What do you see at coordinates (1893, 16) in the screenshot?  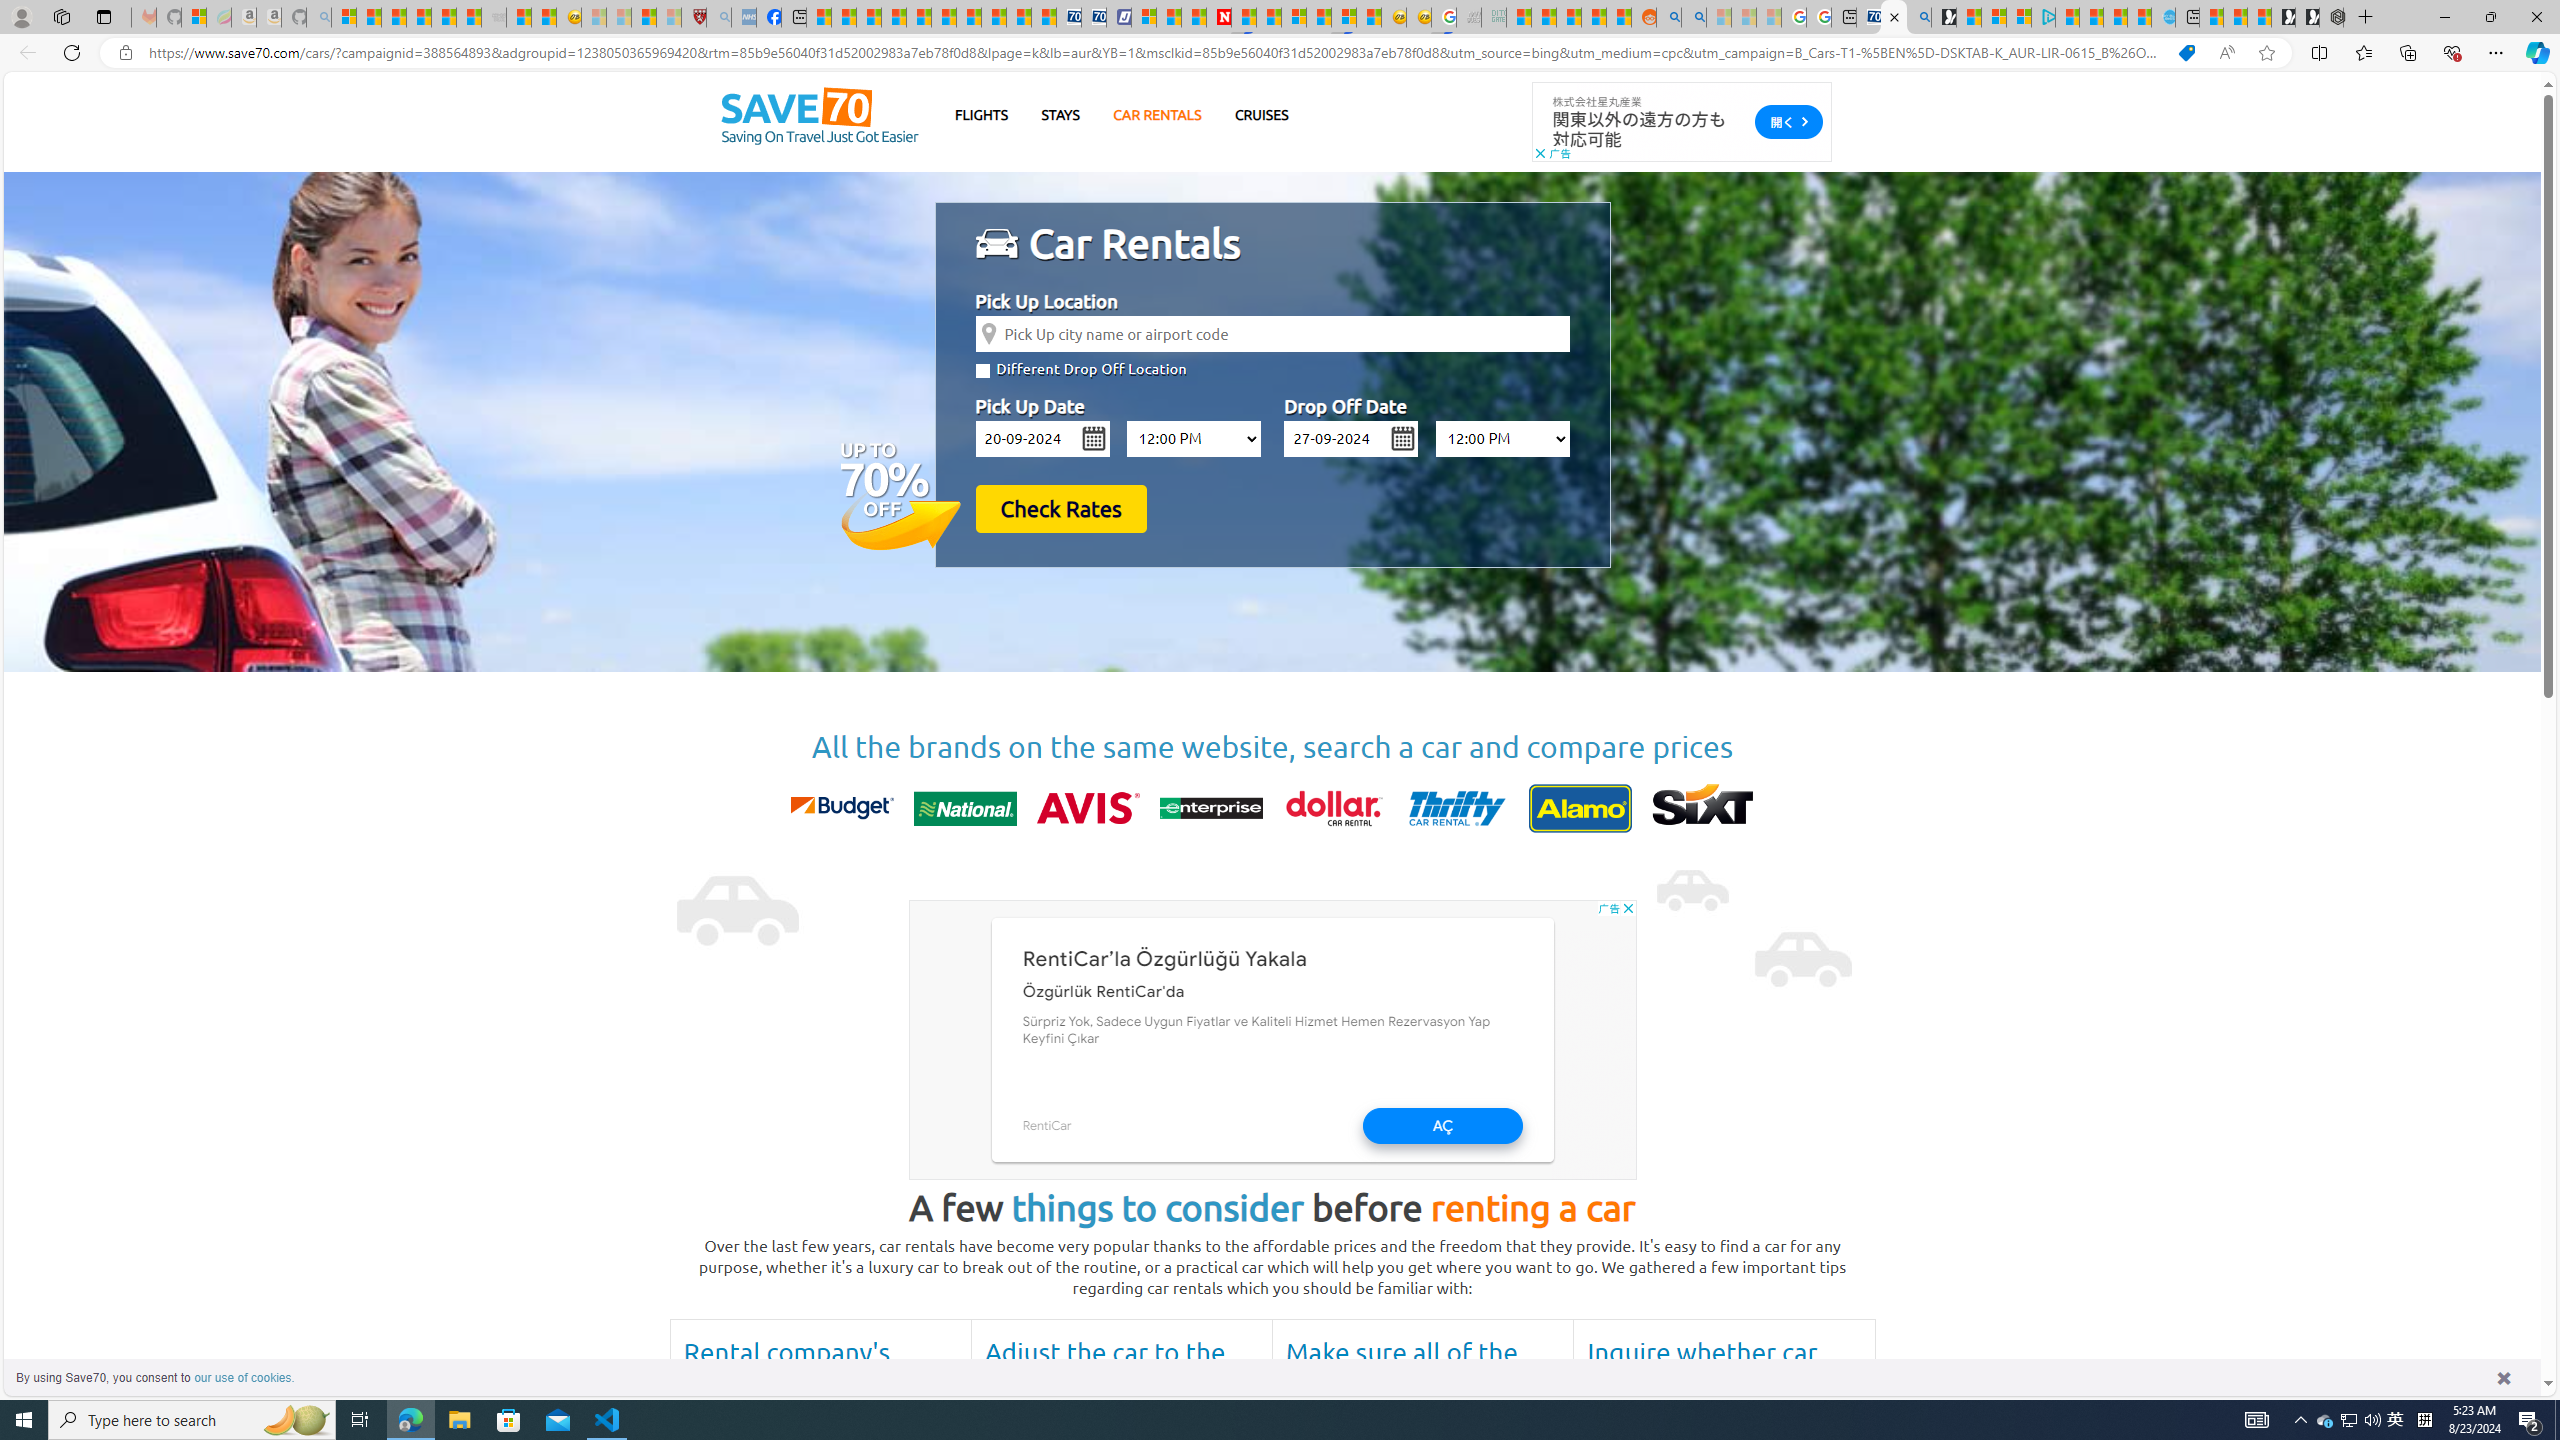 I see `'Cheap Car Rentals - Save70.com'` at bounding box center [1893, 16].